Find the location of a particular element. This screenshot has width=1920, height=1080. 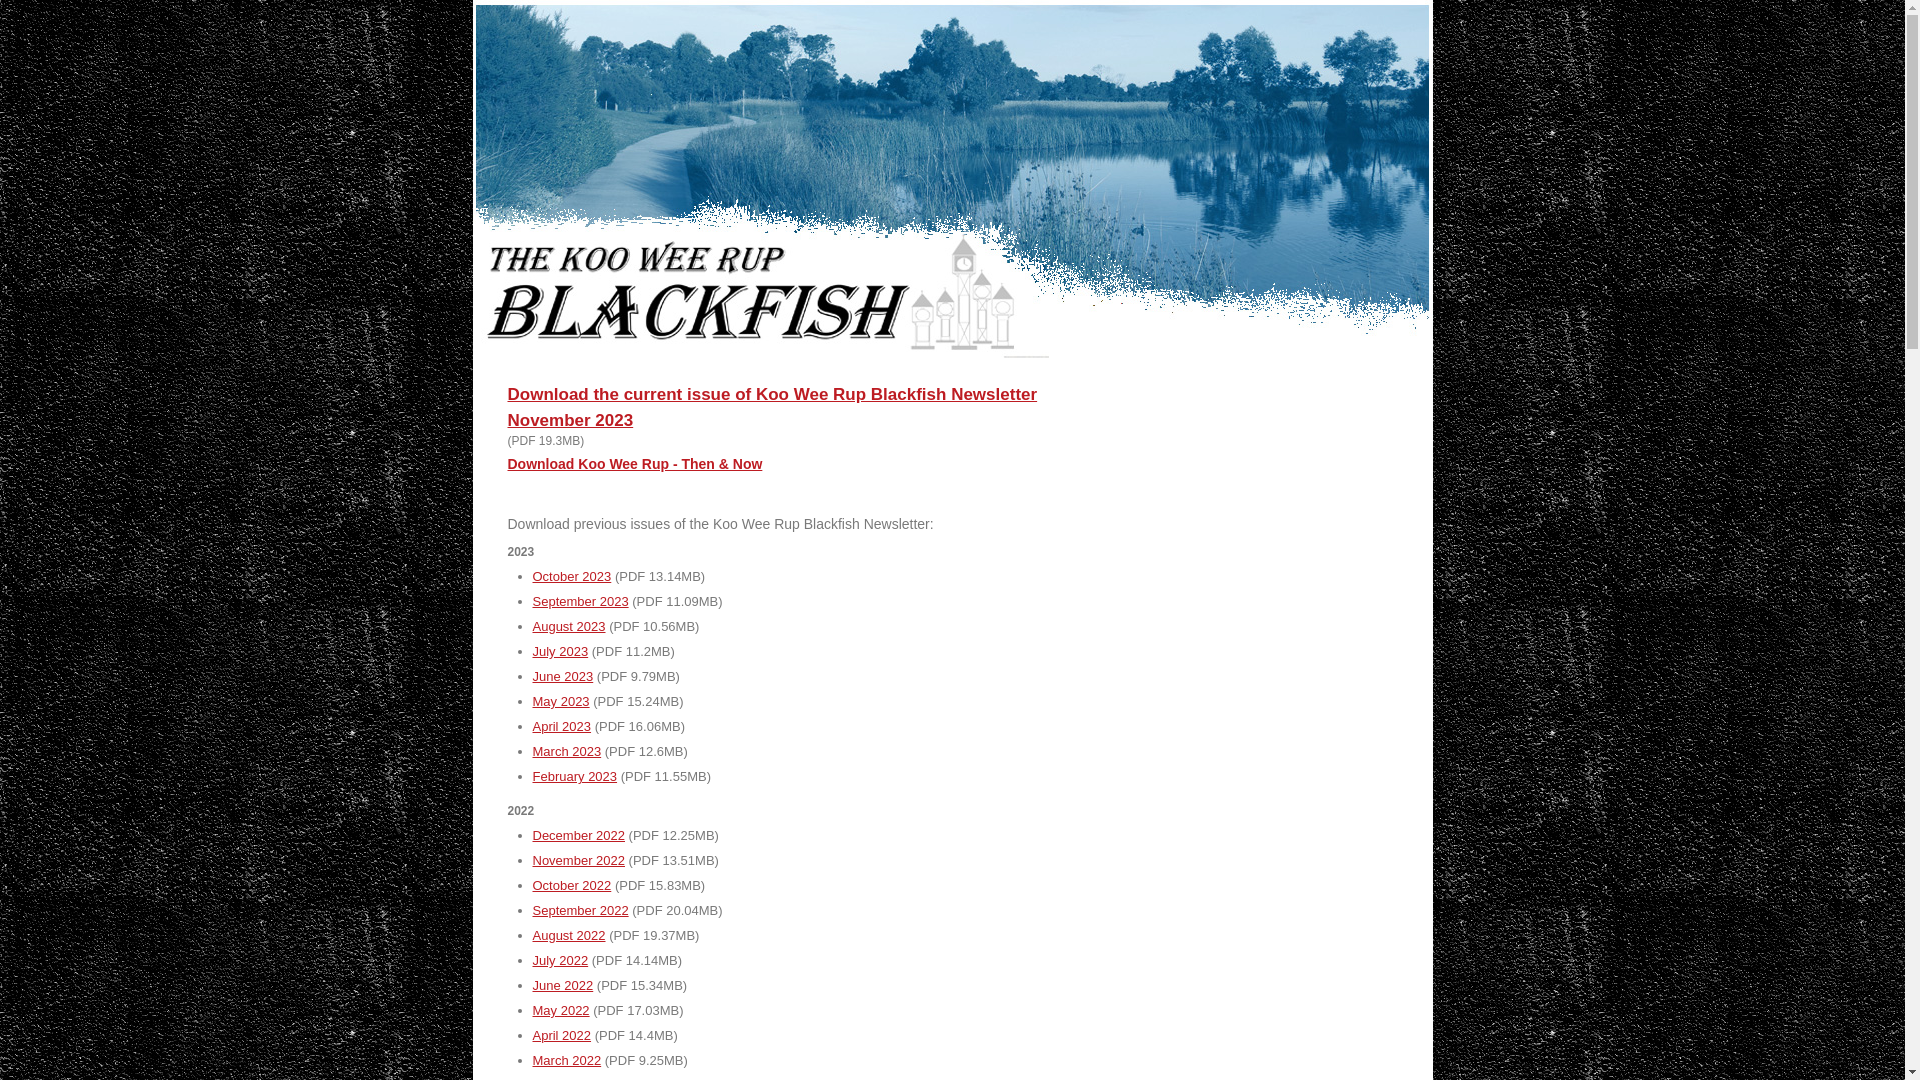

'May 2023' is located at coordinates (560, 700).